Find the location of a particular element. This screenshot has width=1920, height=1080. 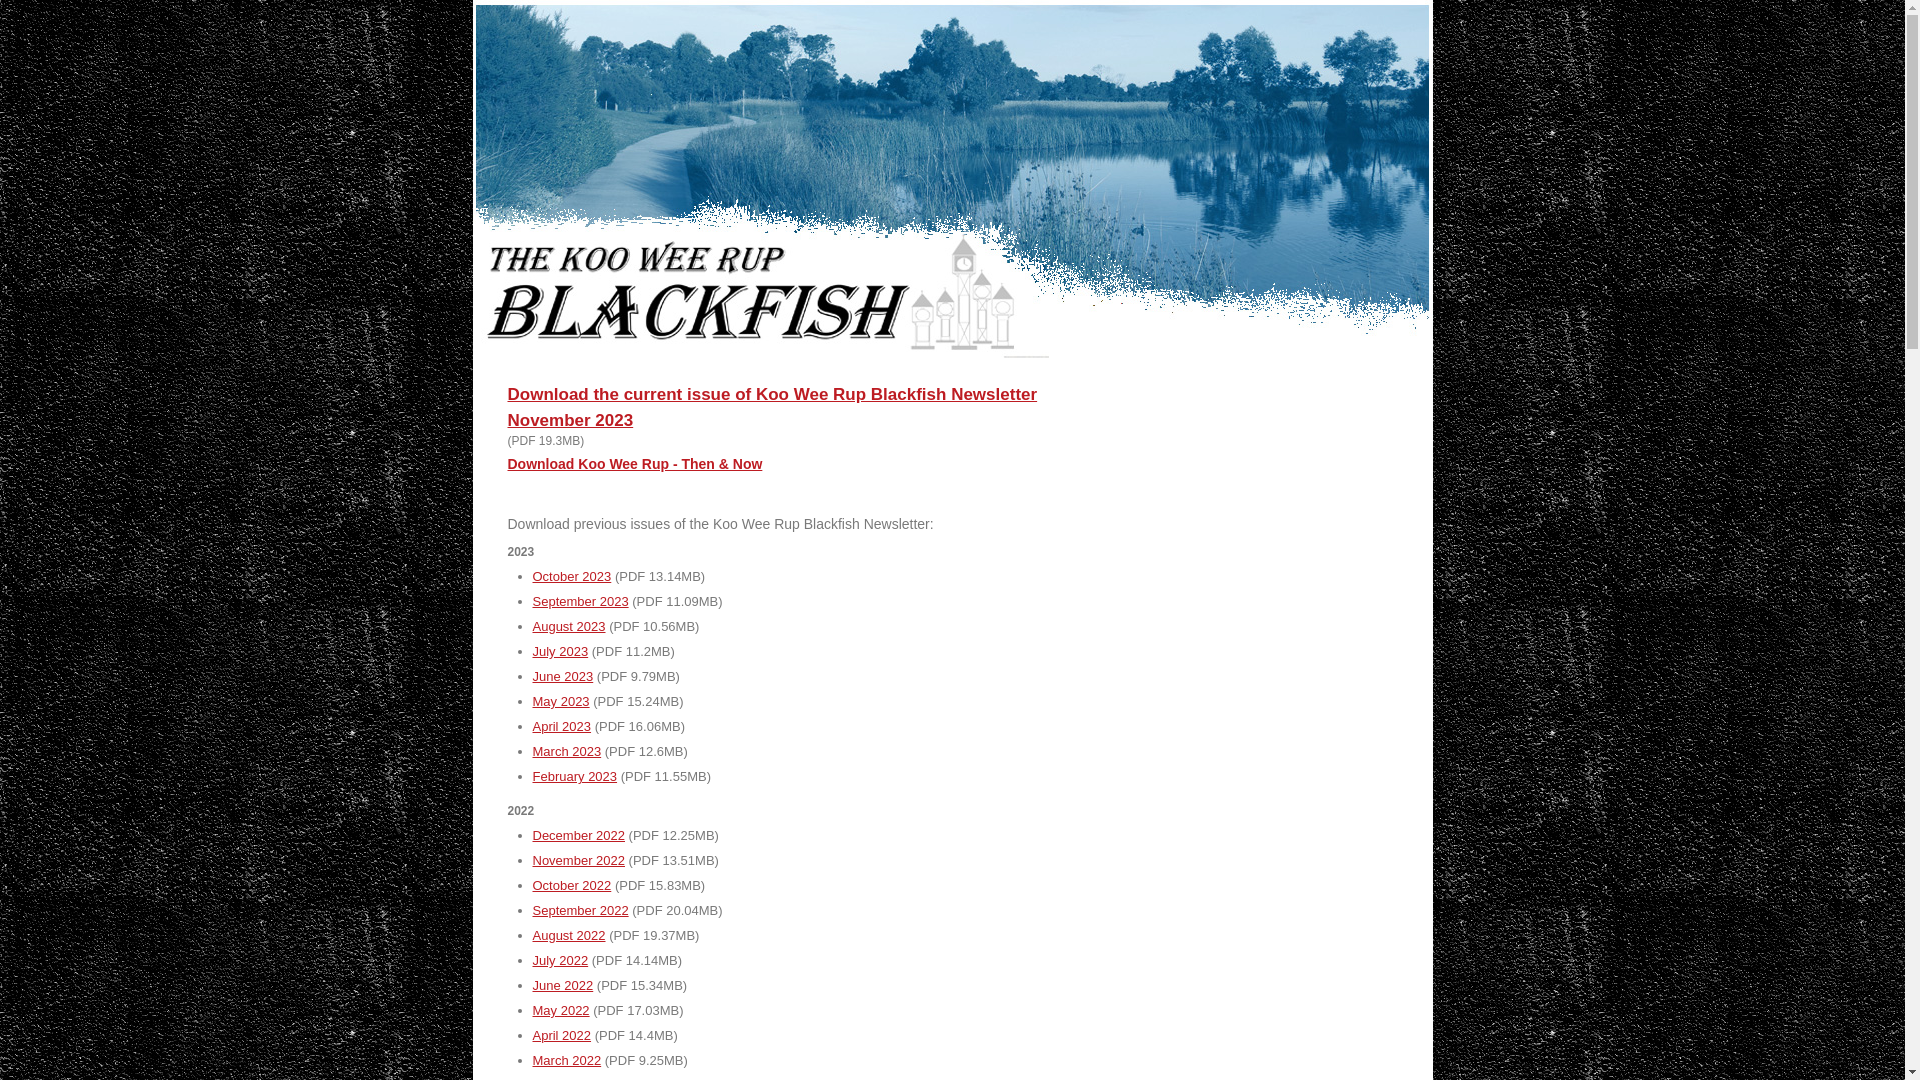

'May 2023' is located at coordinates (560, 700).